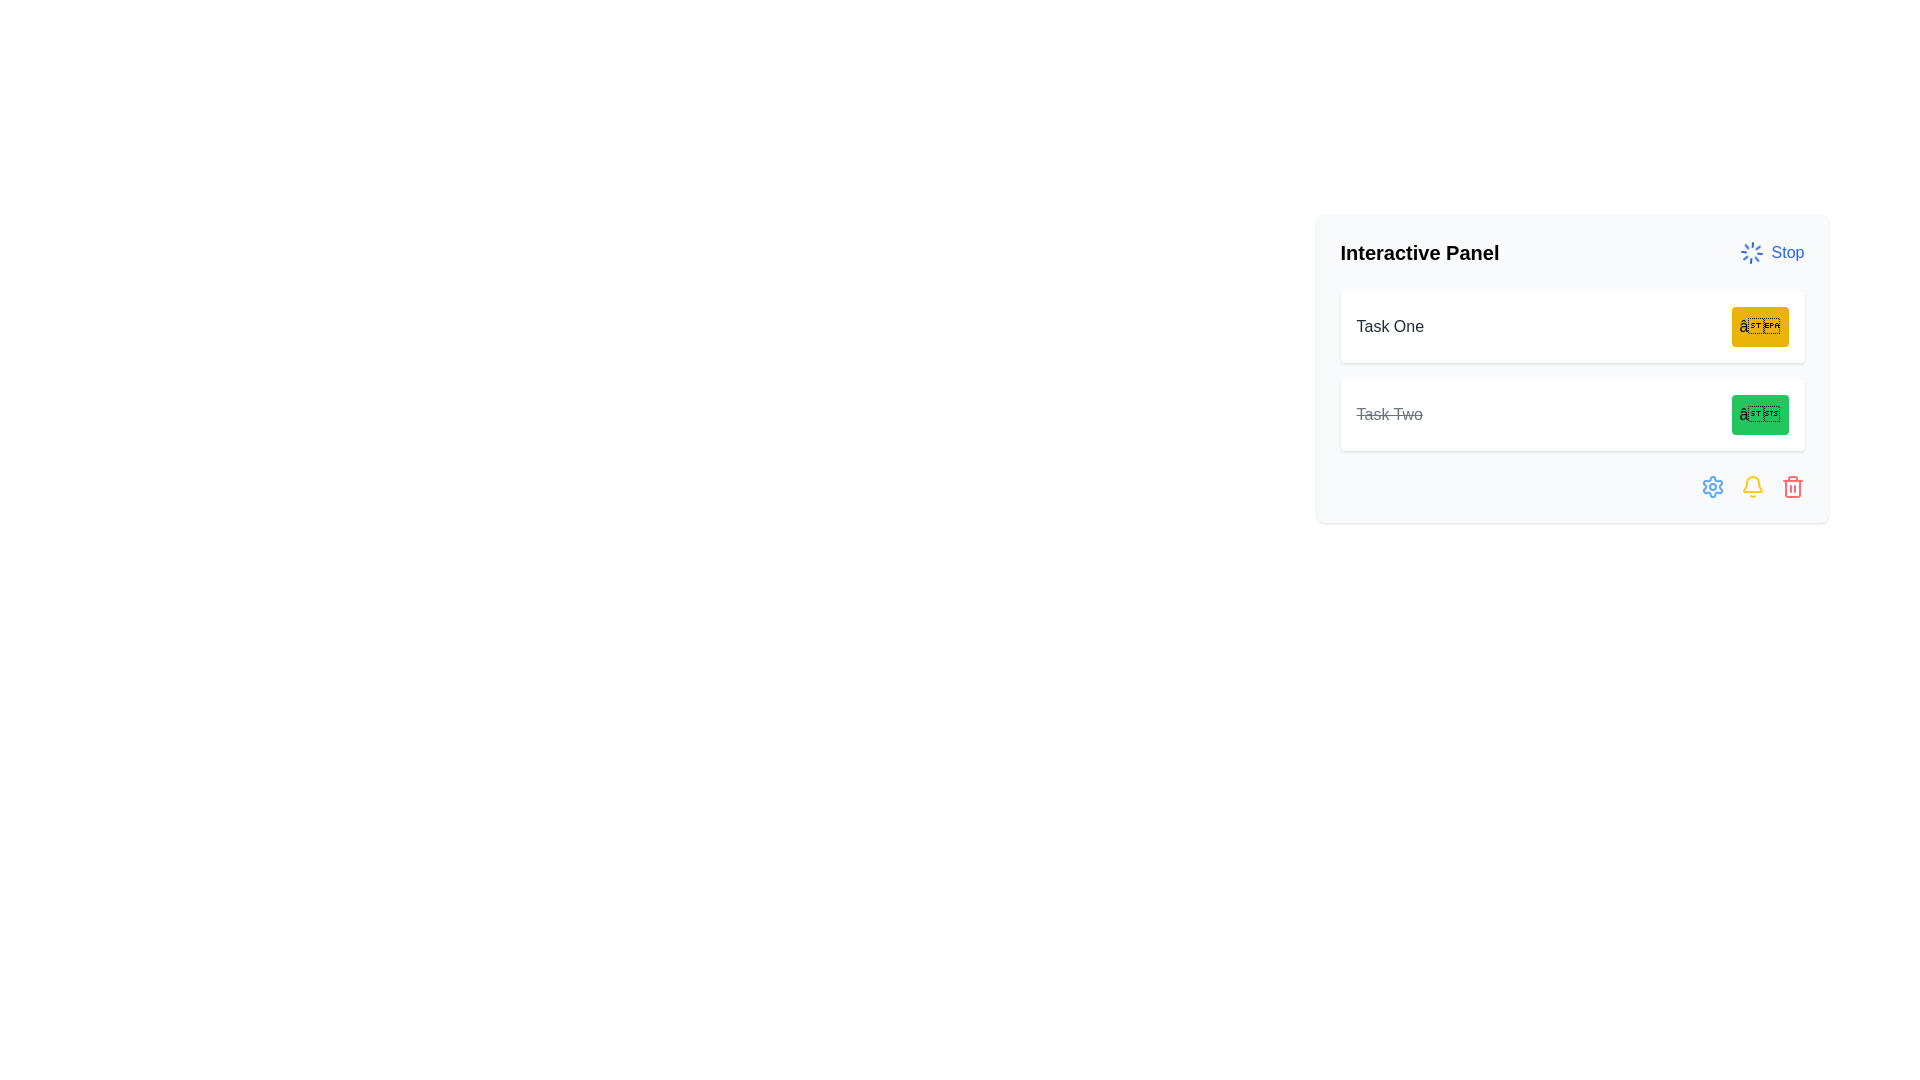 This screenshot has height=1080, width=1920. What do you see at coordinates (1571, 370) in the screenshot?
I see `the Task List Component located in the Interactive Panel` at bounding box center [1571, 370].